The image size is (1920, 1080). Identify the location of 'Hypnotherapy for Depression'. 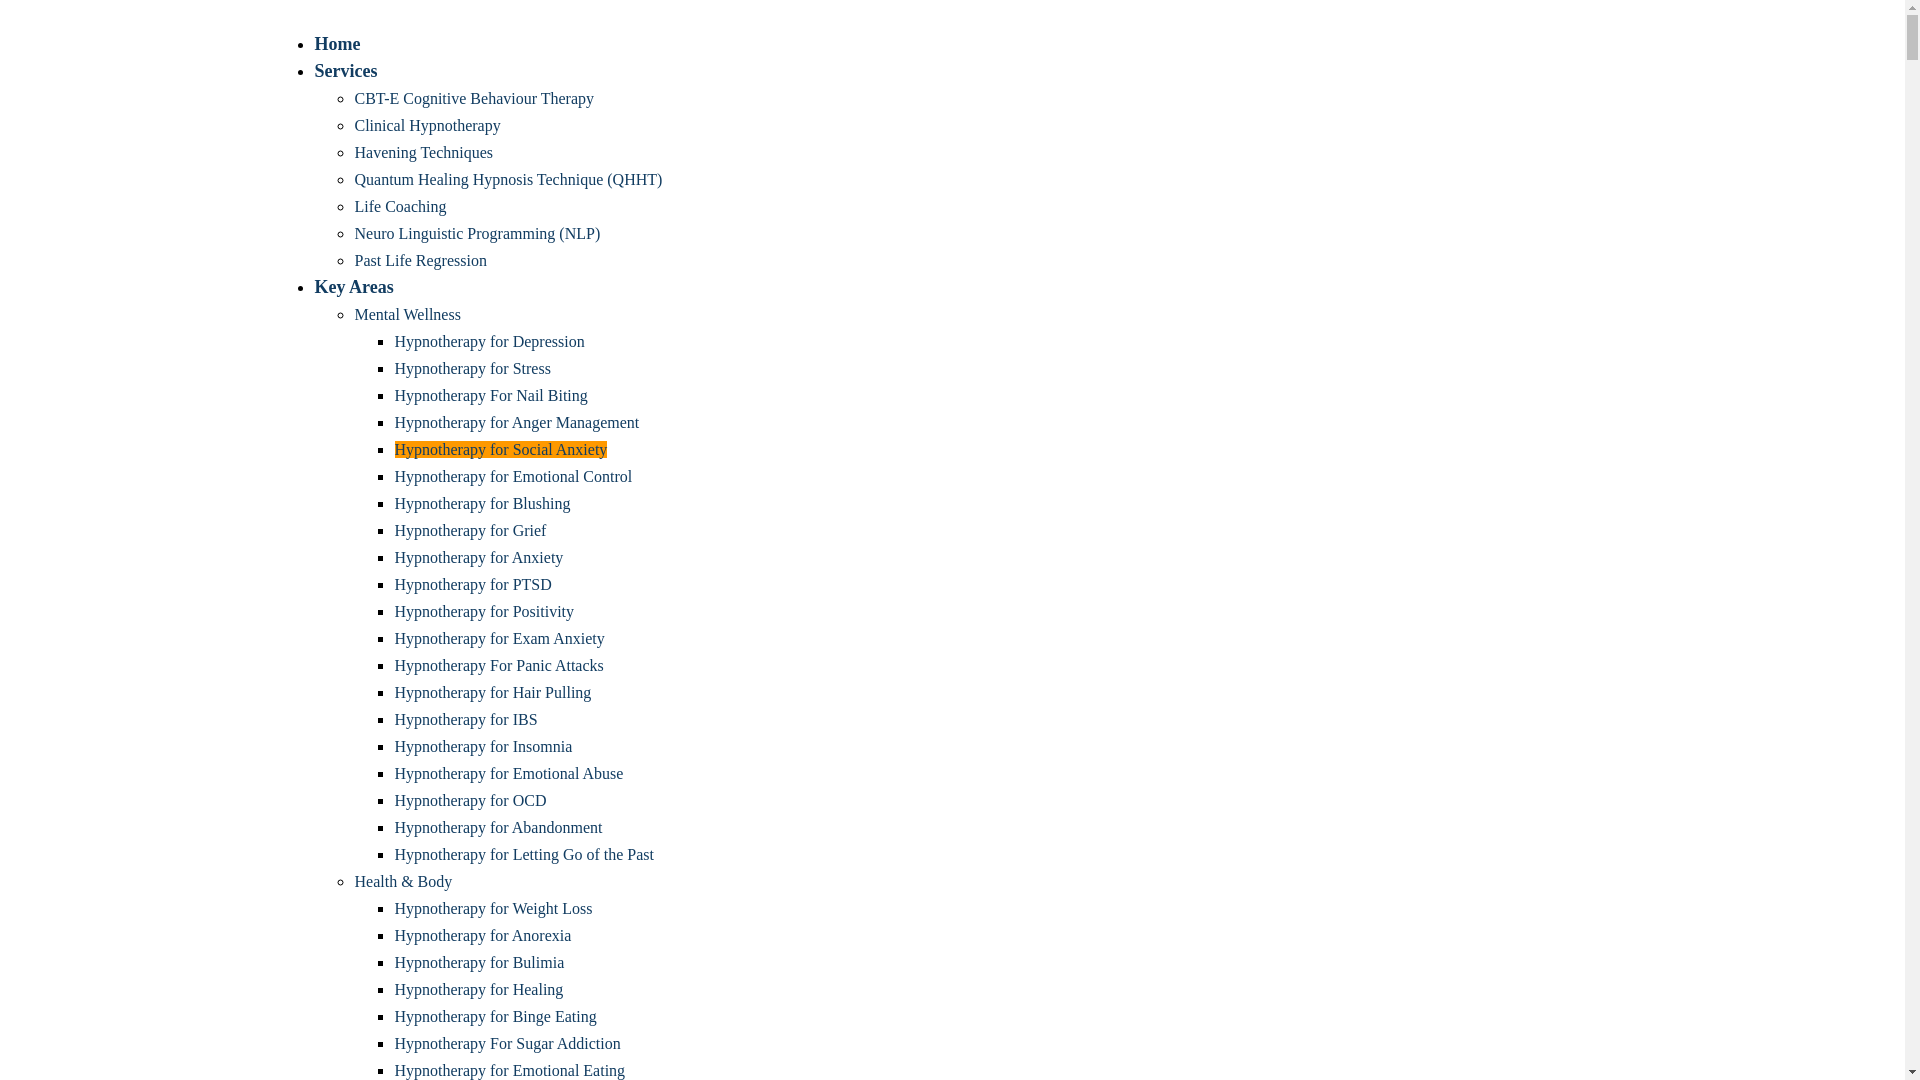
(489, 340).